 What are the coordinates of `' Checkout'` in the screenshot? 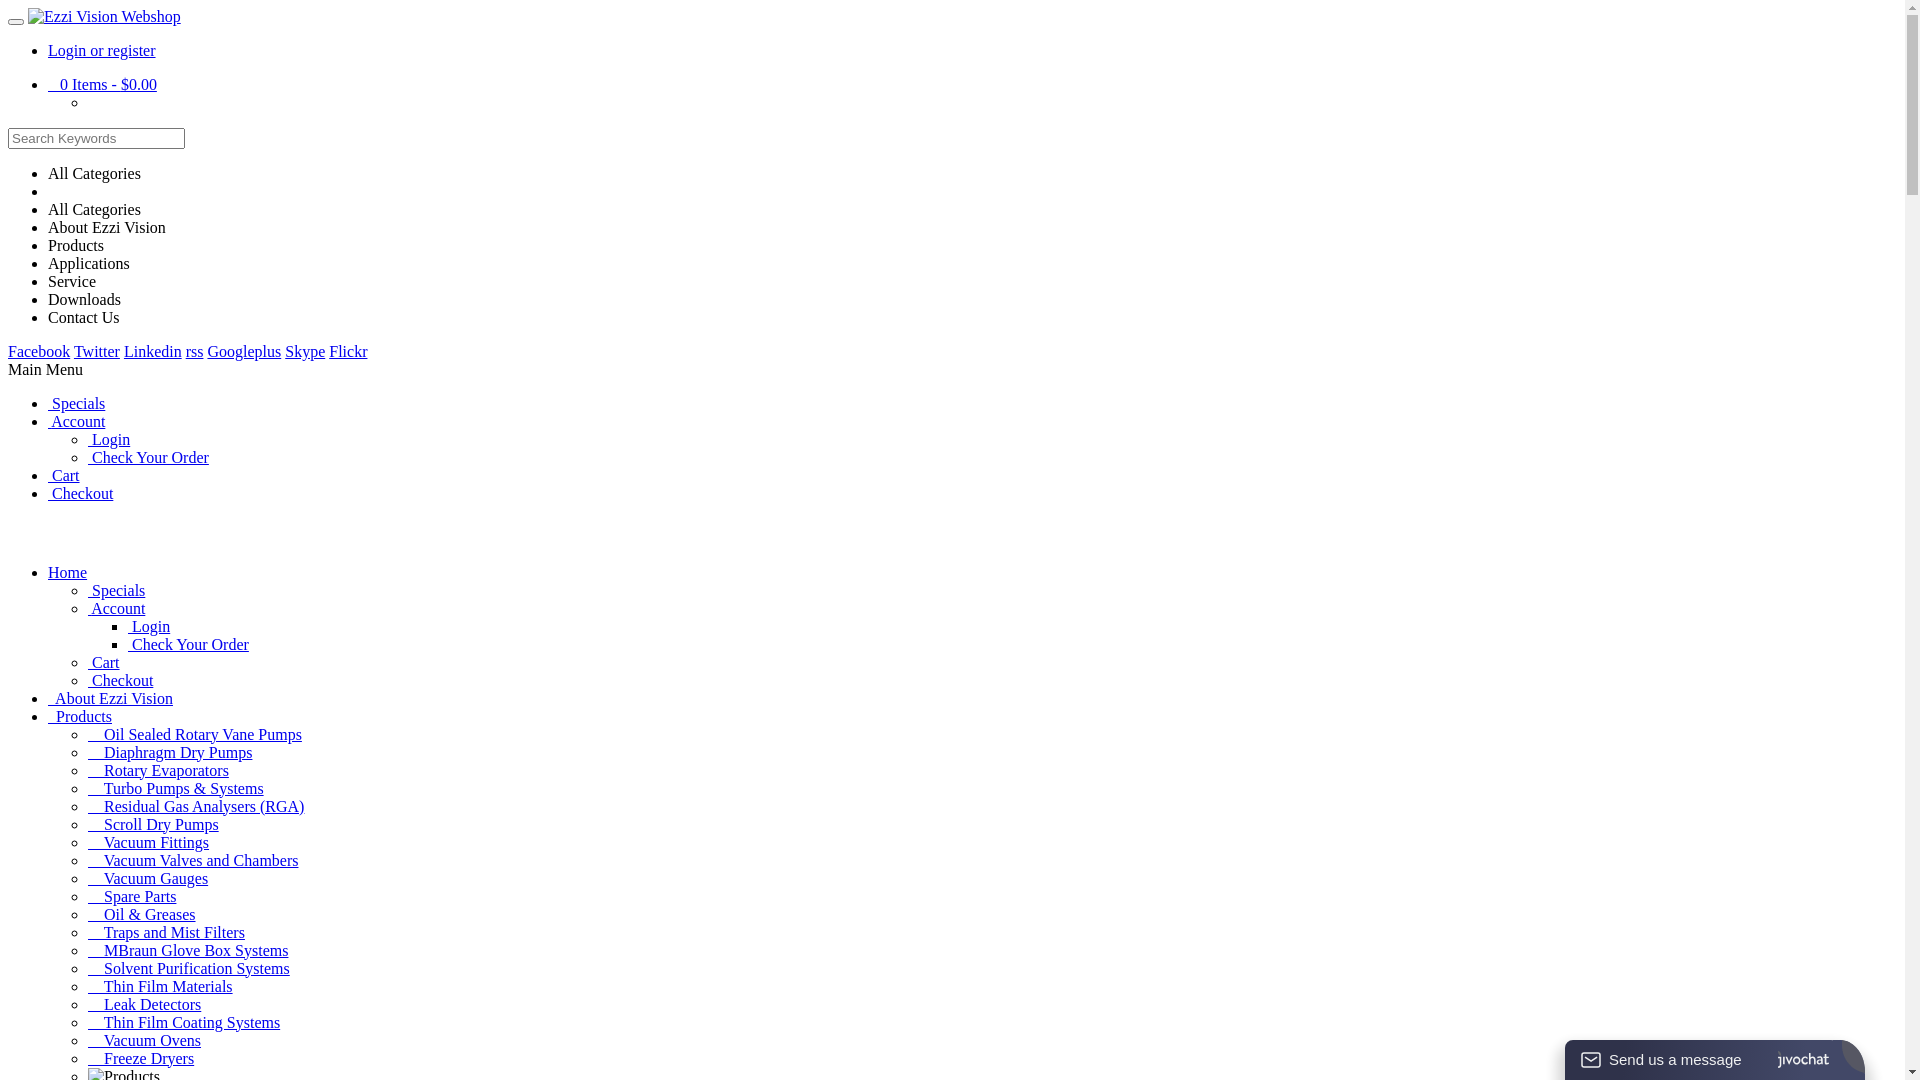 It's located at (48, 493).